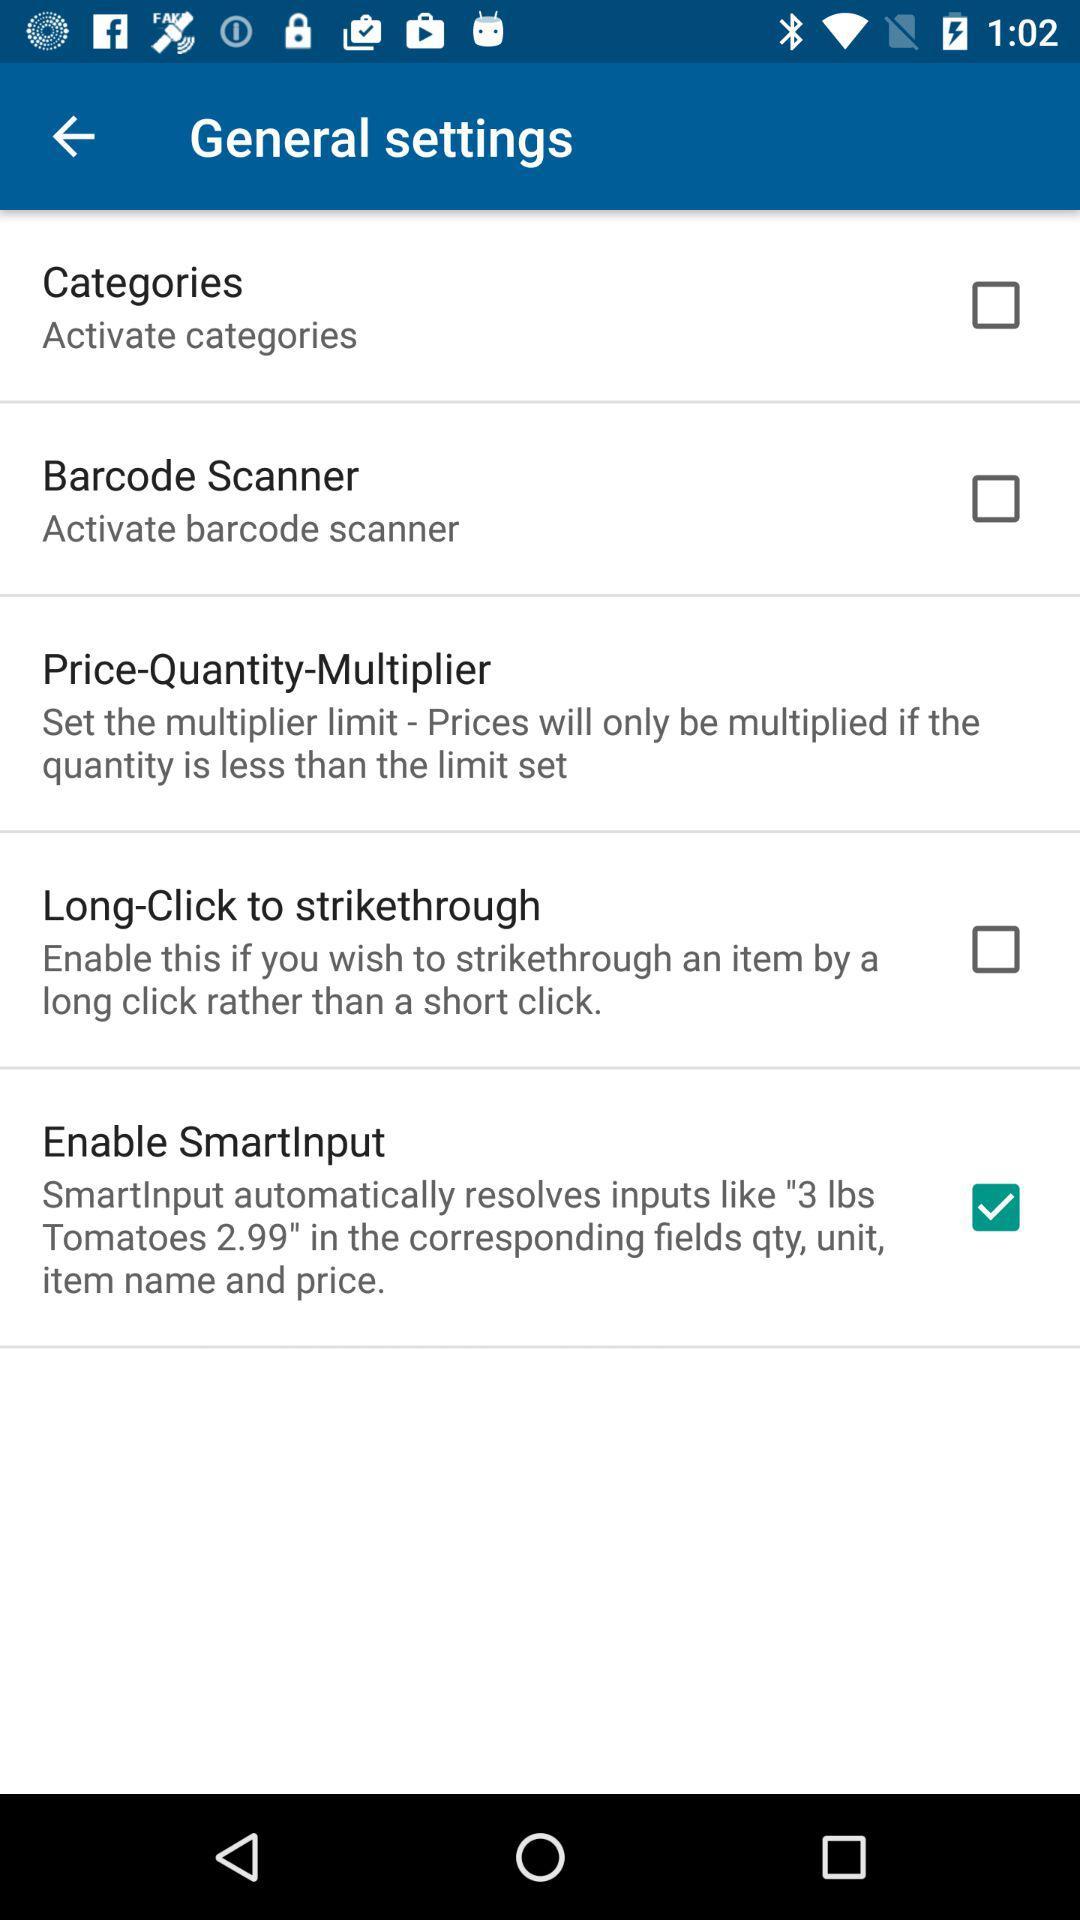 The image size is (1080, 1920). What do you see at coordinates (199, 333) in the screenshot?
I see `activate categories item` at bounding box center [199, 333].